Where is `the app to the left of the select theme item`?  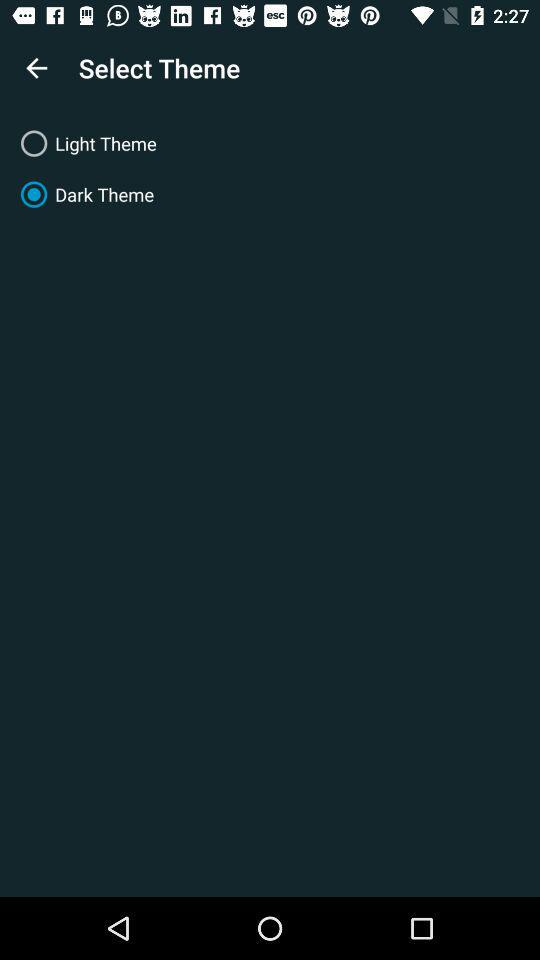 the app to the left of the select theme item is located at coordinates (36, 68).